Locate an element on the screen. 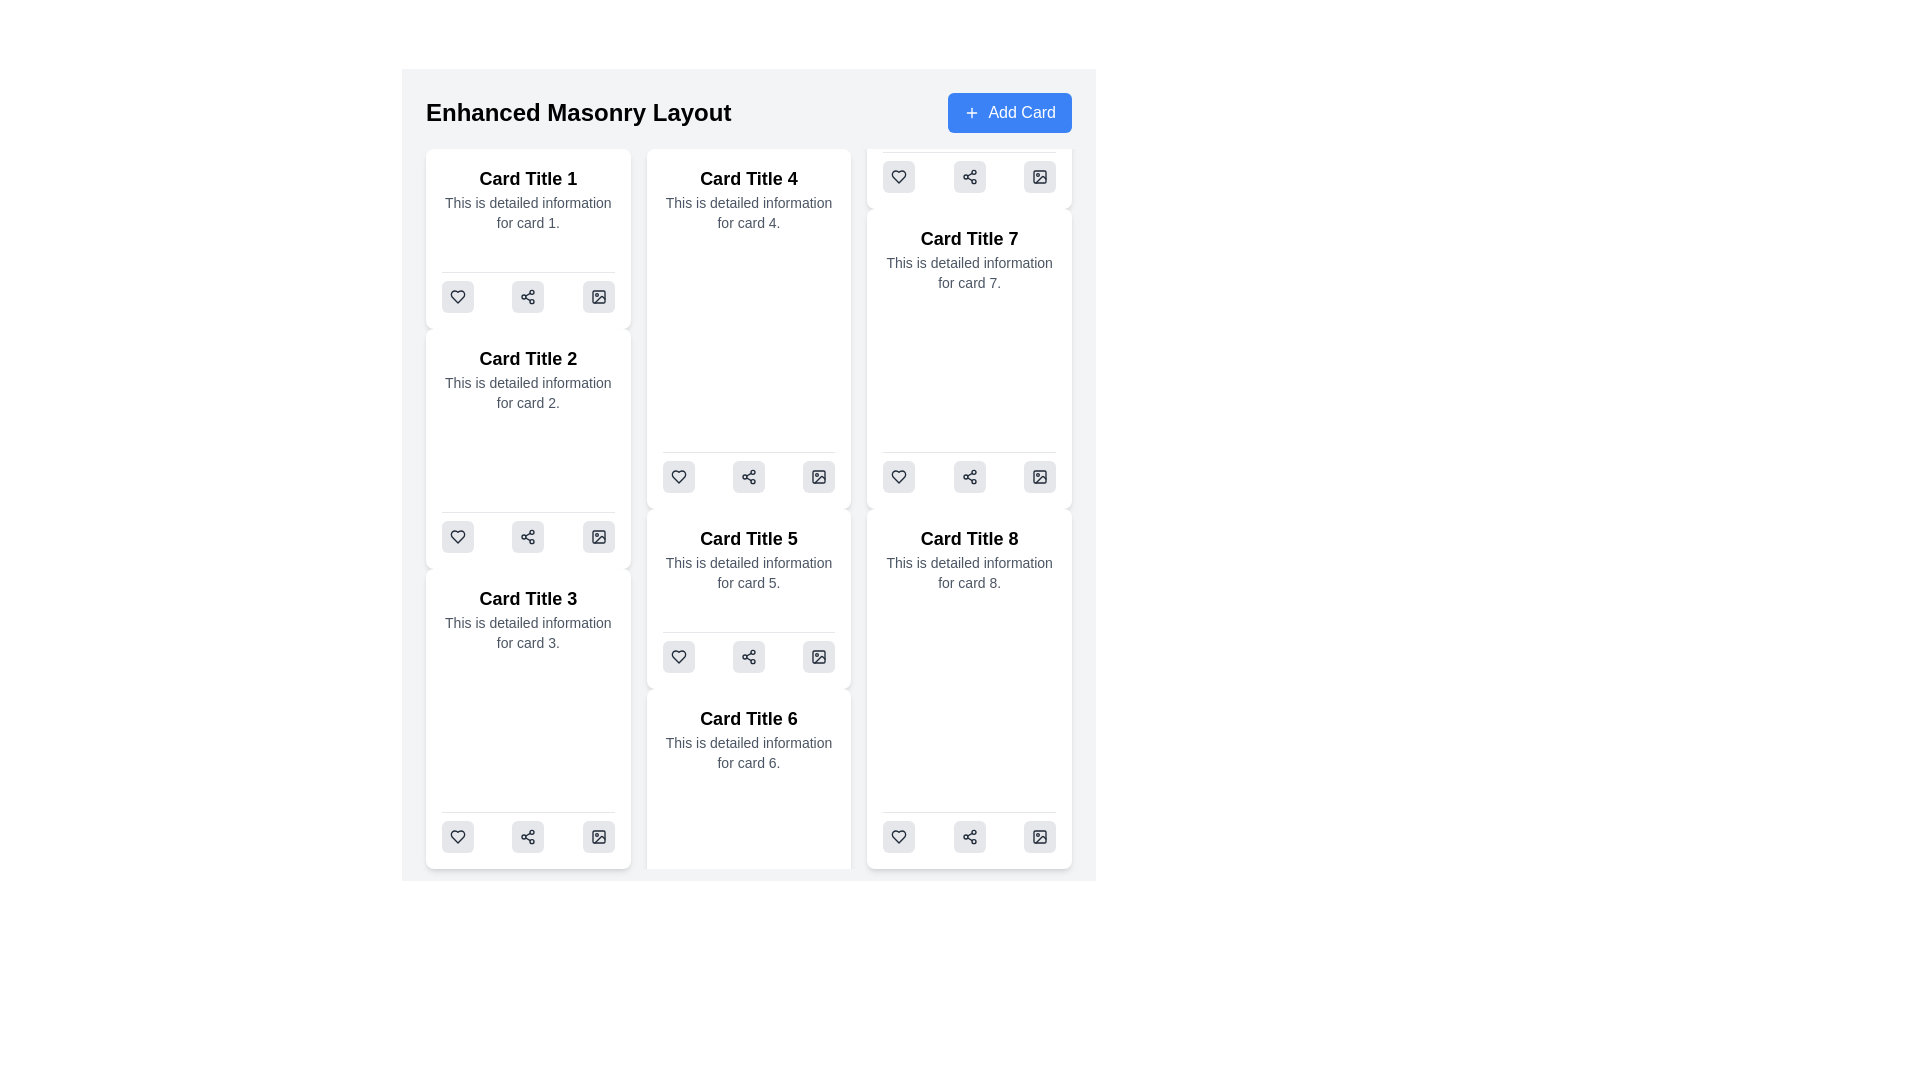 This screenshot has height=1080, width=1920. the heart-shaped SVG graphic icon representing favorites or likes, located at the bottom of 'Card Title 2' in the first column of the card layout is located at coordinates (456, 535).